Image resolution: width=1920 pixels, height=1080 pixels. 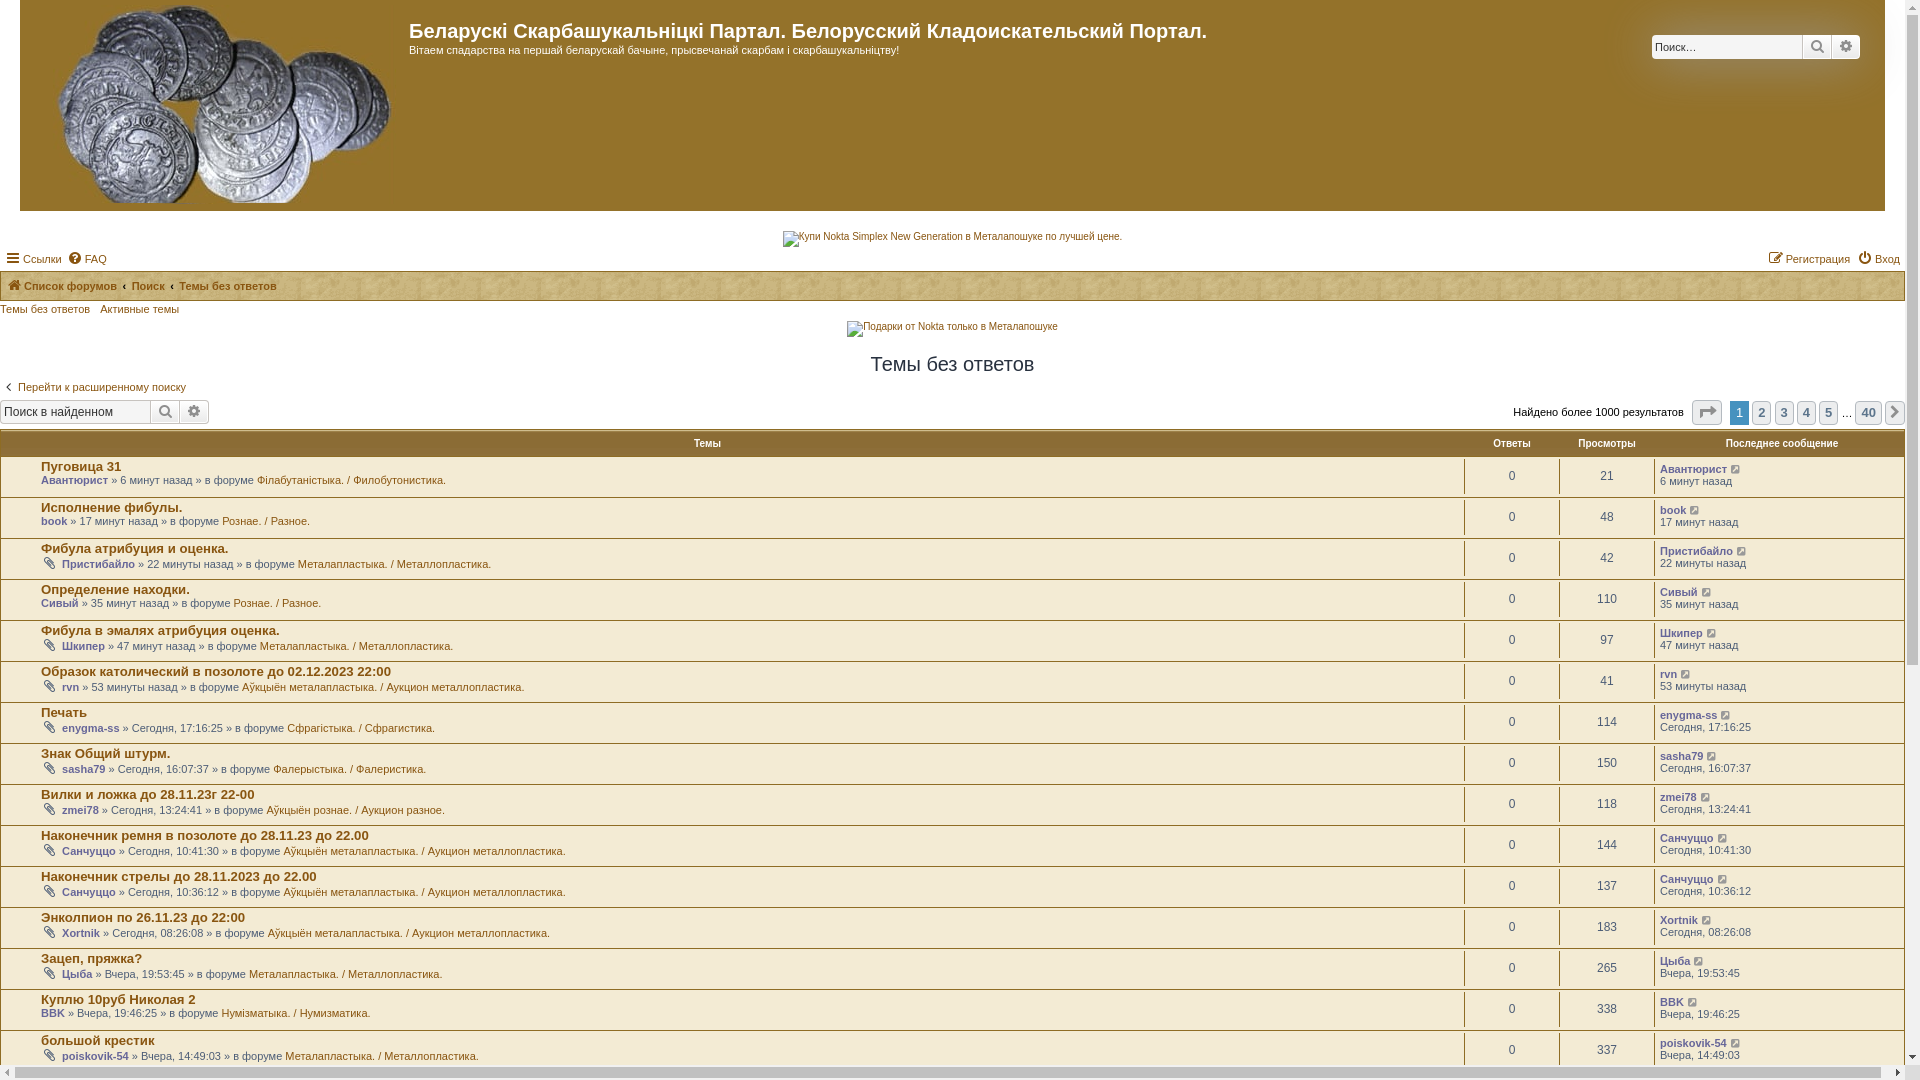 What do you see at coordinates (80, 810) in the screenshot?
I see `'zmei78'` at bounding box center [80, 810].